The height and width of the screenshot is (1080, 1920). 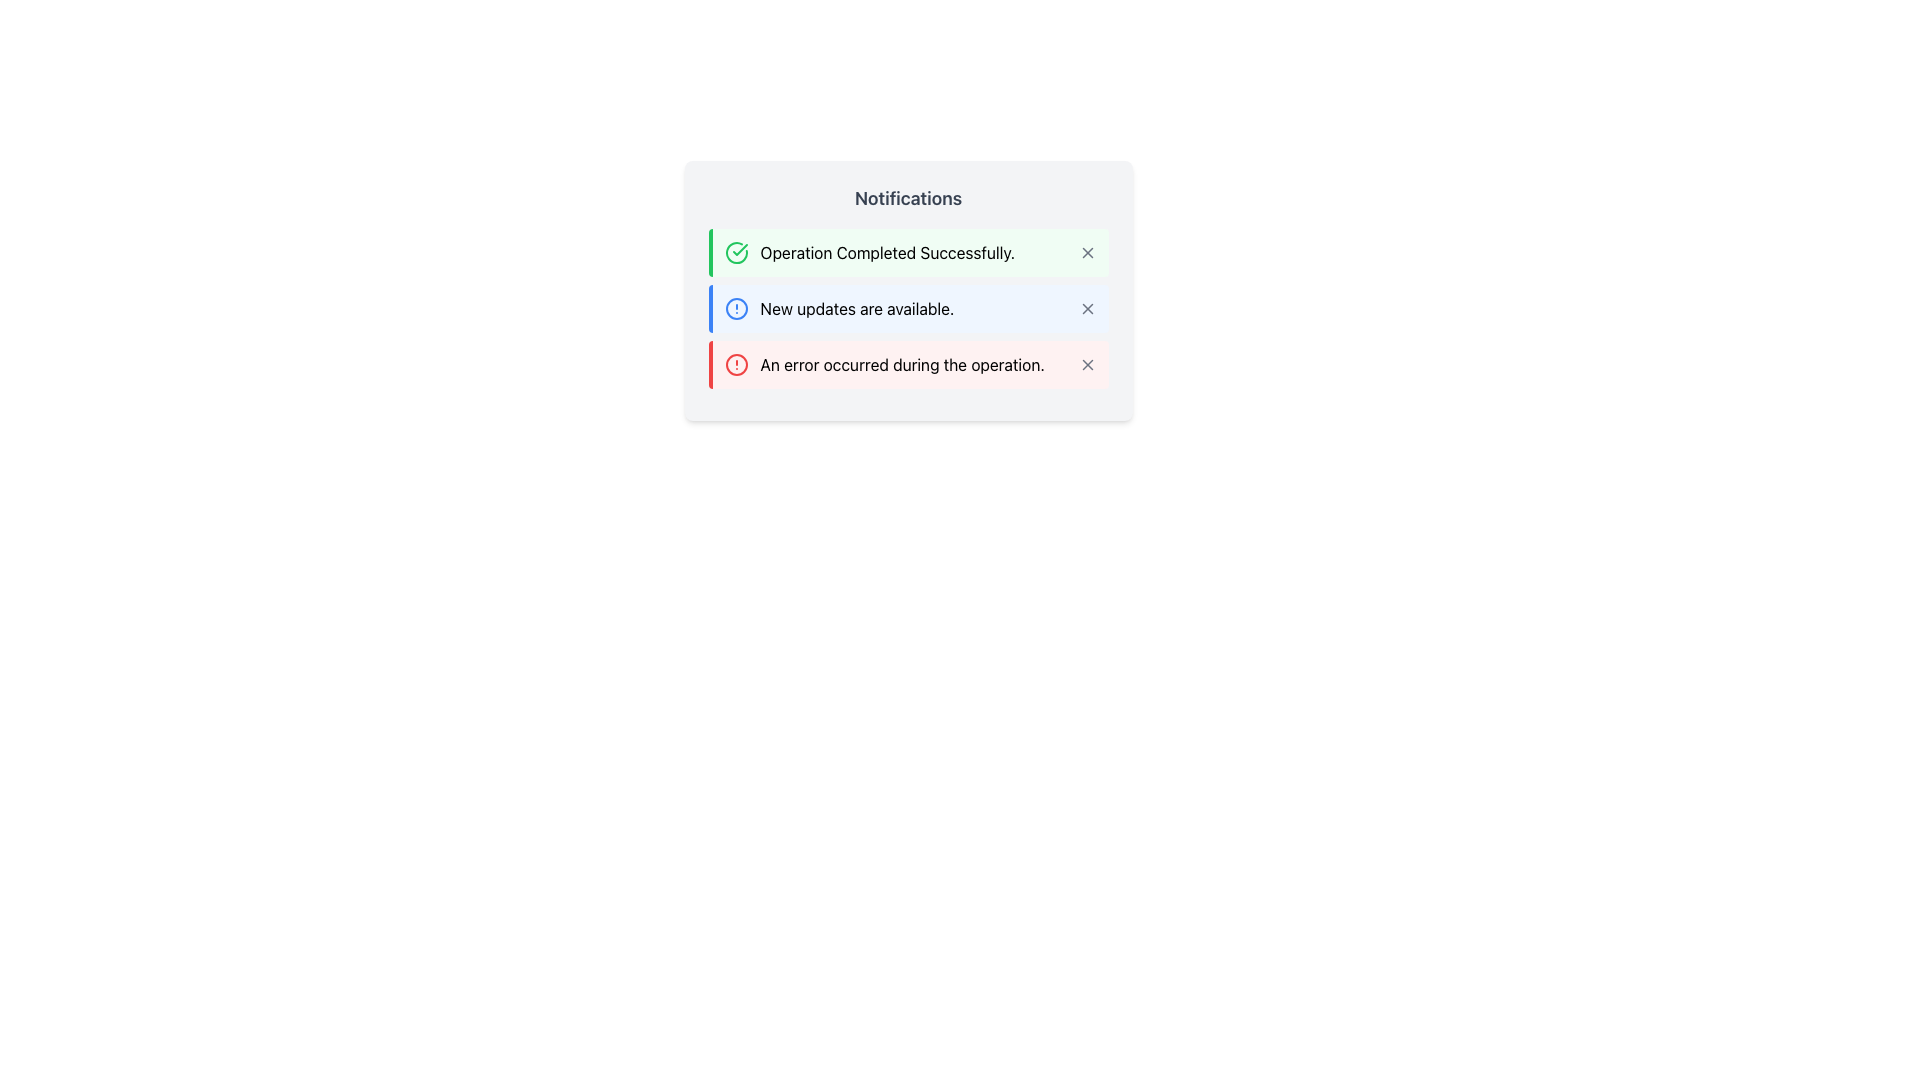 What do you see at coordinates (857, 308) in the screenshot?
I see `the Text Label displaying 'New updates are available.' which is styled with black text on a light blue background, located as the second notification in the notifications panel` at bounding box center [857, 308].